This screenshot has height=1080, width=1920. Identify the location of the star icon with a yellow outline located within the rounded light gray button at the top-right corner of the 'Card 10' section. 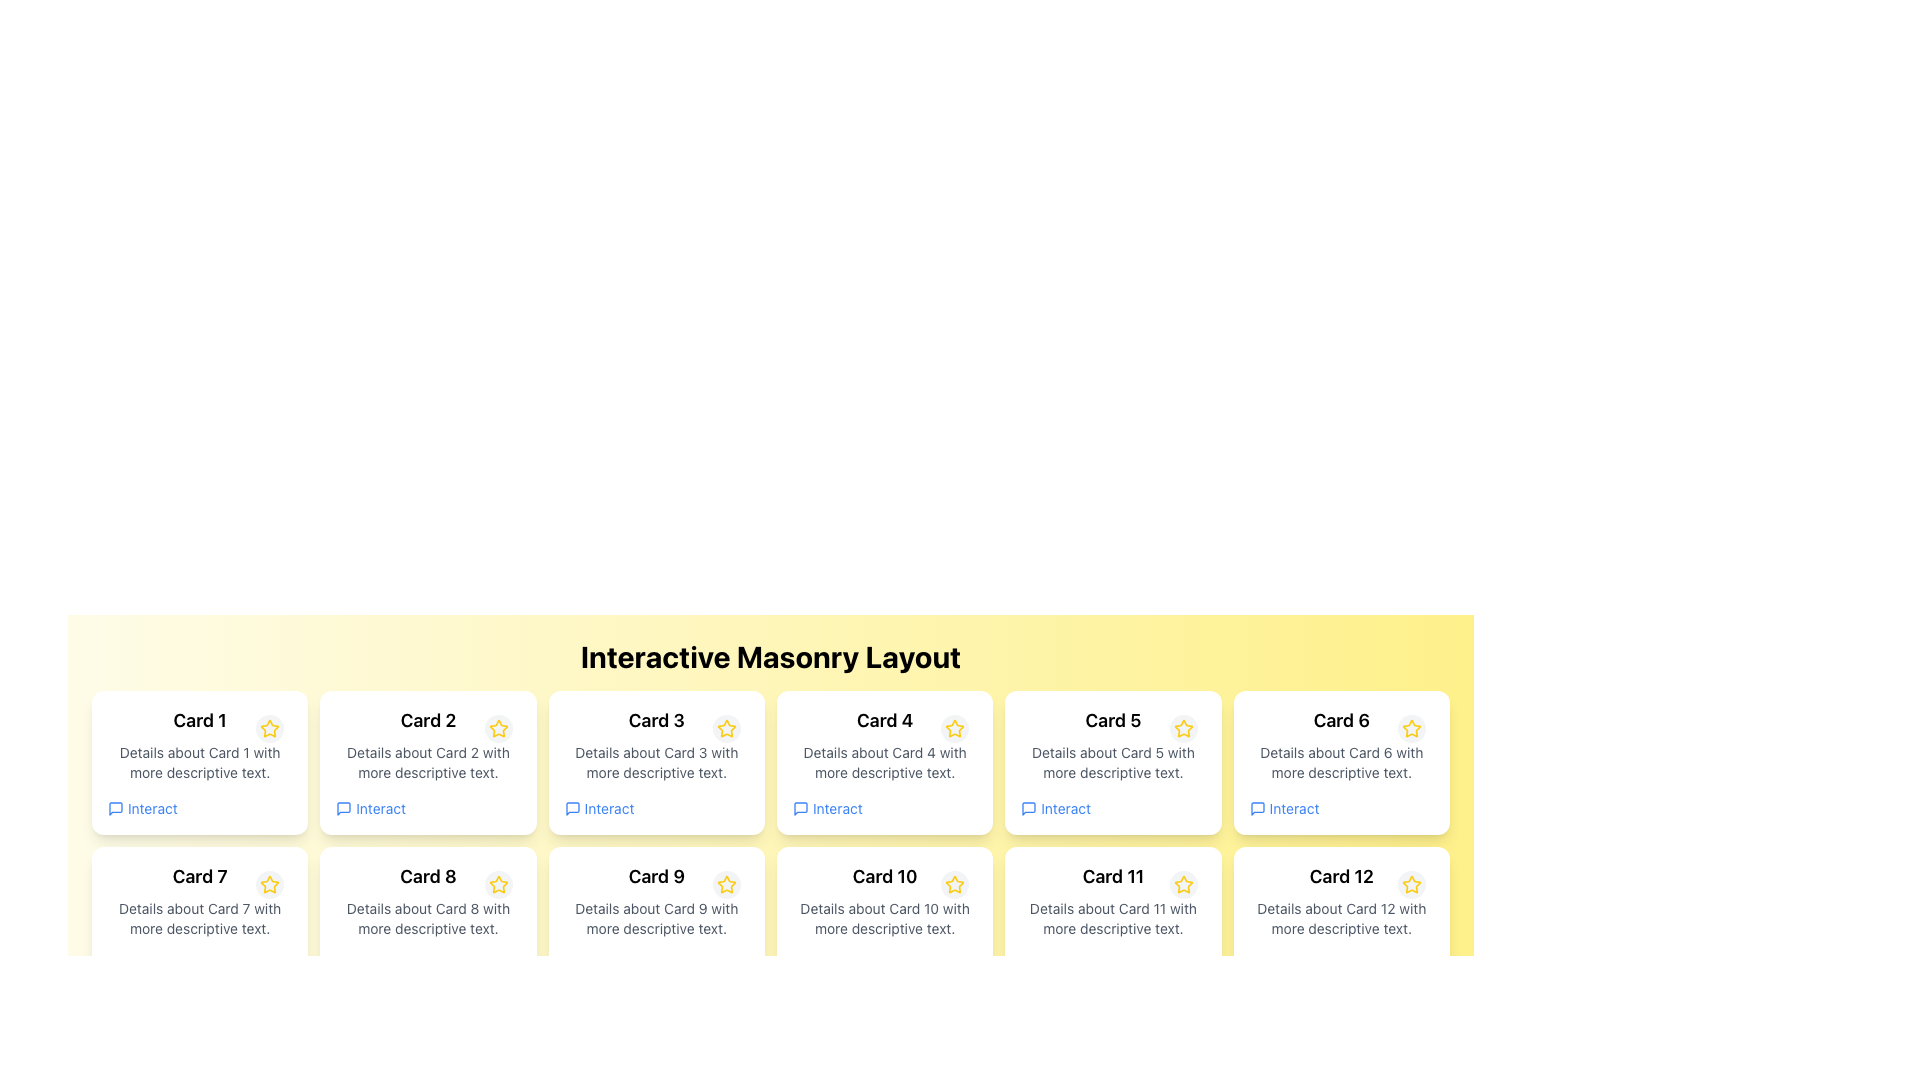
(954, 883).